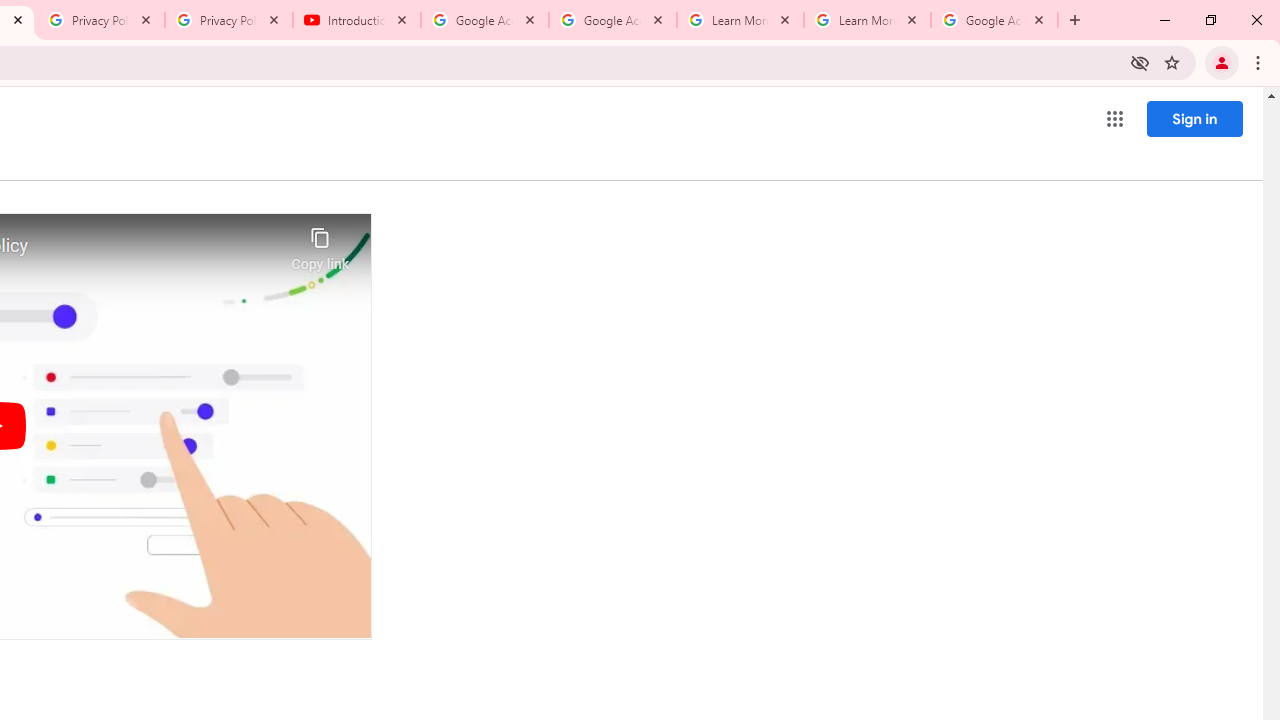 Image resolution: width=1280 pixels, height=720 pixels. I want to click on 'Google Account Help', so click(485, 20).